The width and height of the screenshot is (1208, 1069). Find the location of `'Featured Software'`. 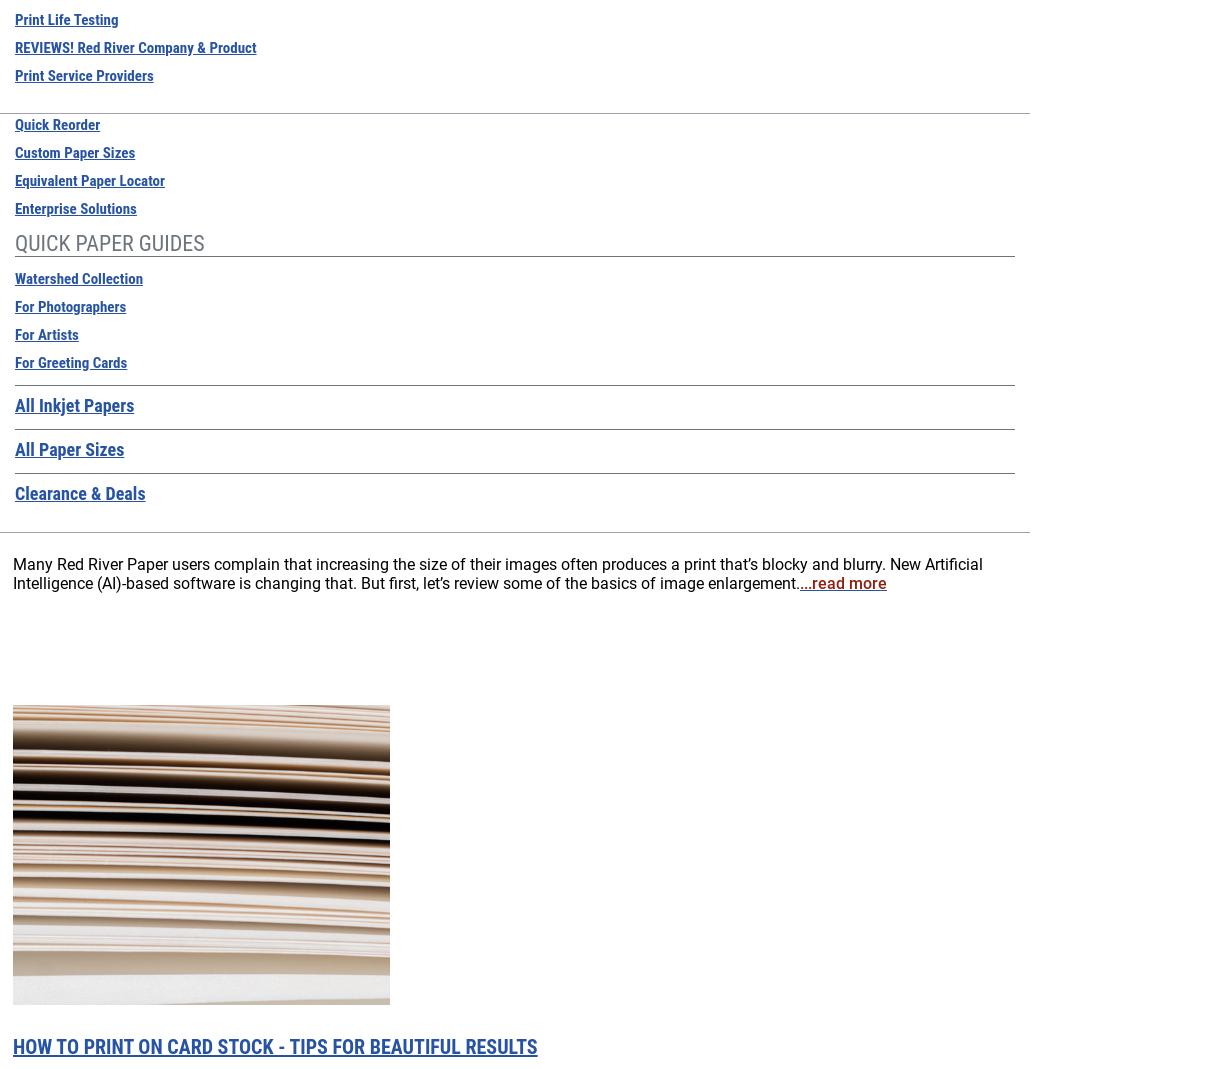

'Featured Software' is located at coordinates (554, 47).